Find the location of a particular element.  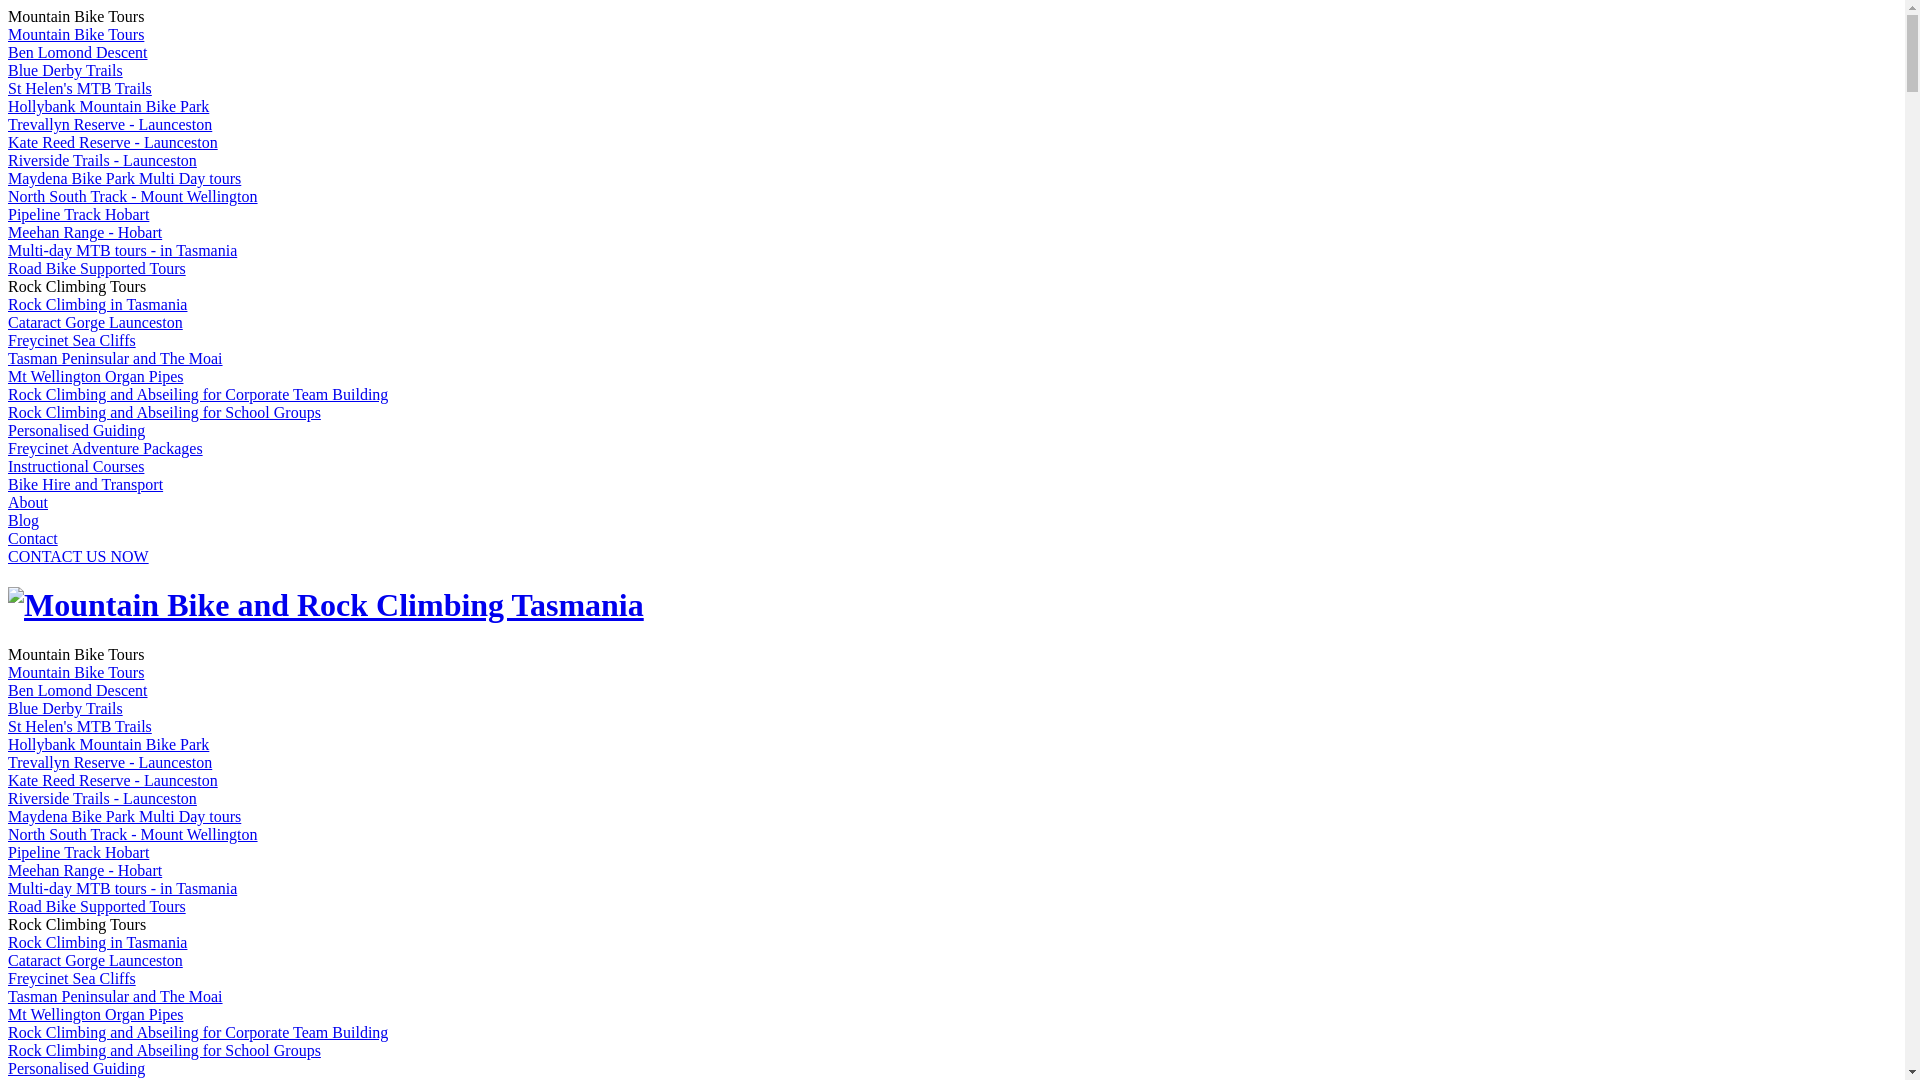

'Freycinet Sea Cliffs' is located at coordinates (72, 339).